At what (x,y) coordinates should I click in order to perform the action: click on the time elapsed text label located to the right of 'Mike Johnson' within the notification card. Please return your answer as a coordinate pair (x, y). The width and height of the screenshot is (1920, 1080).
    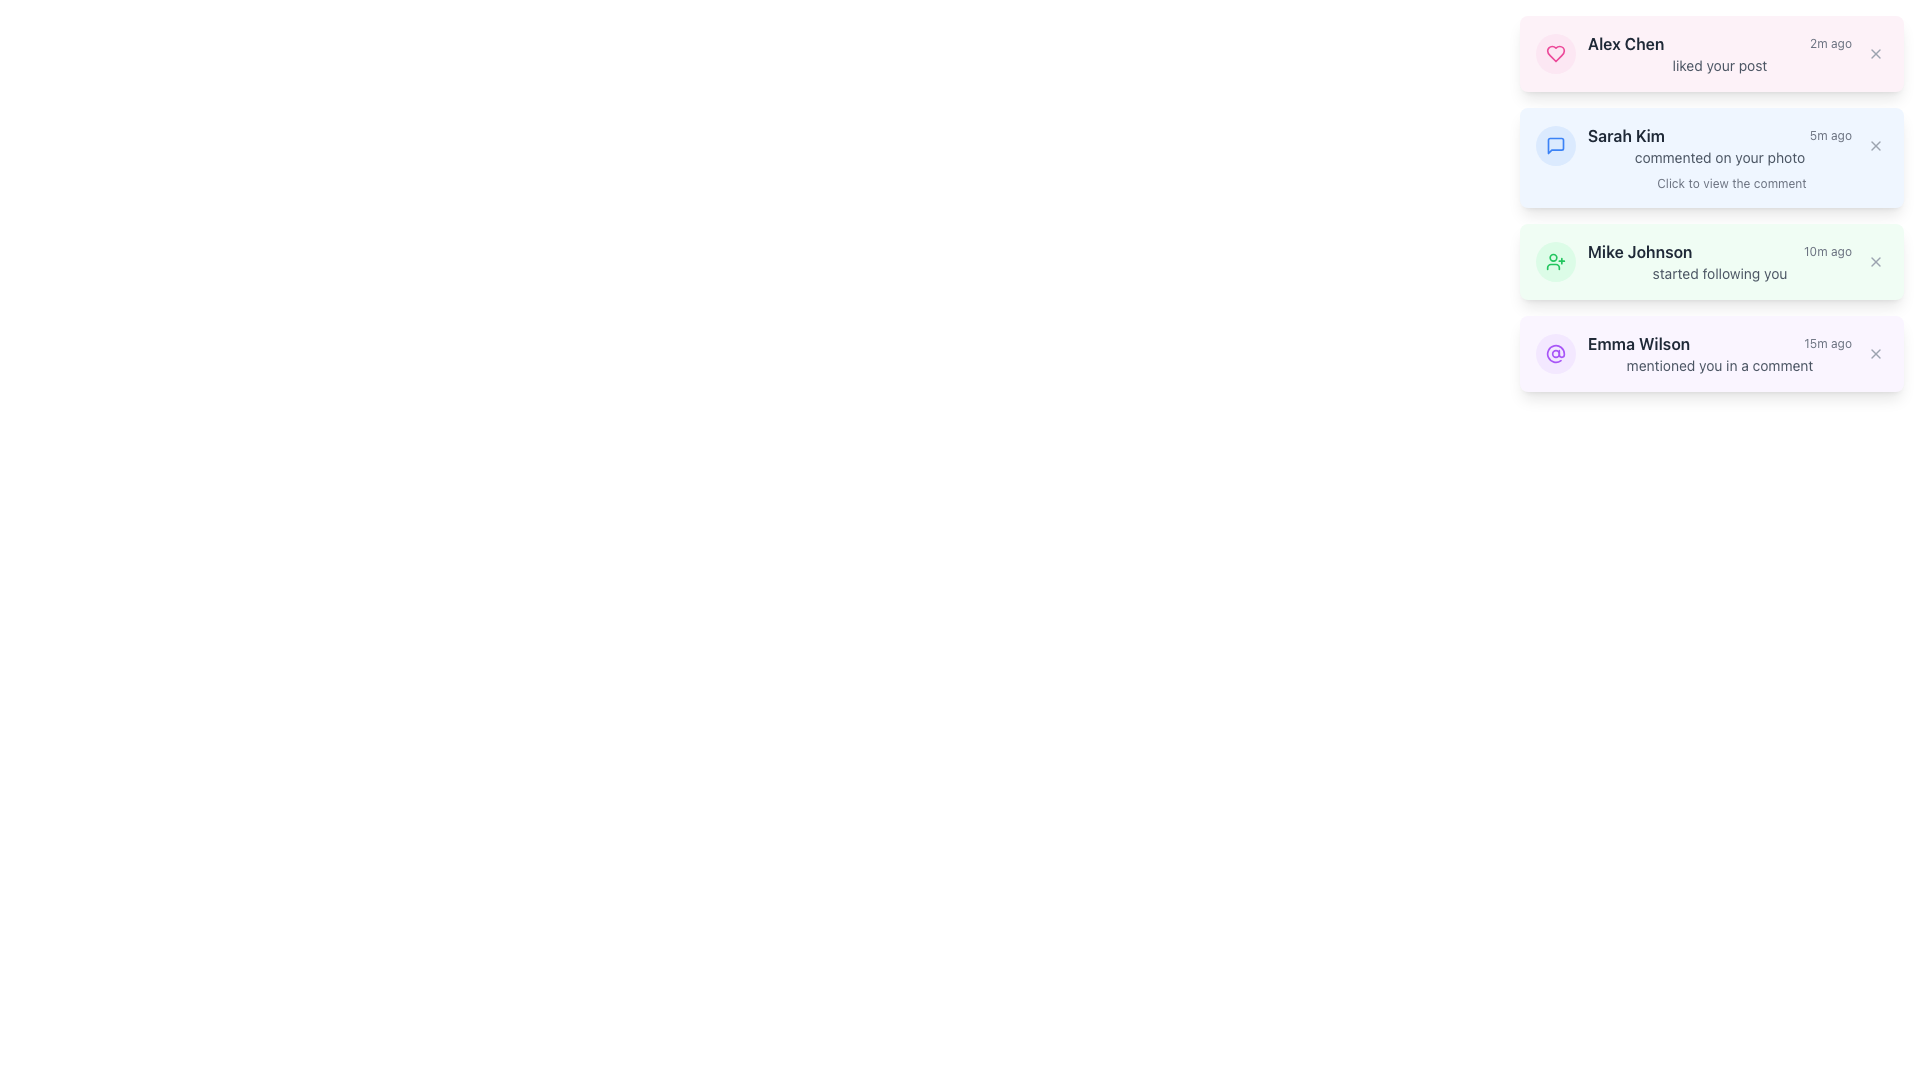
    Looking at the image, I should click on (1828, 250).